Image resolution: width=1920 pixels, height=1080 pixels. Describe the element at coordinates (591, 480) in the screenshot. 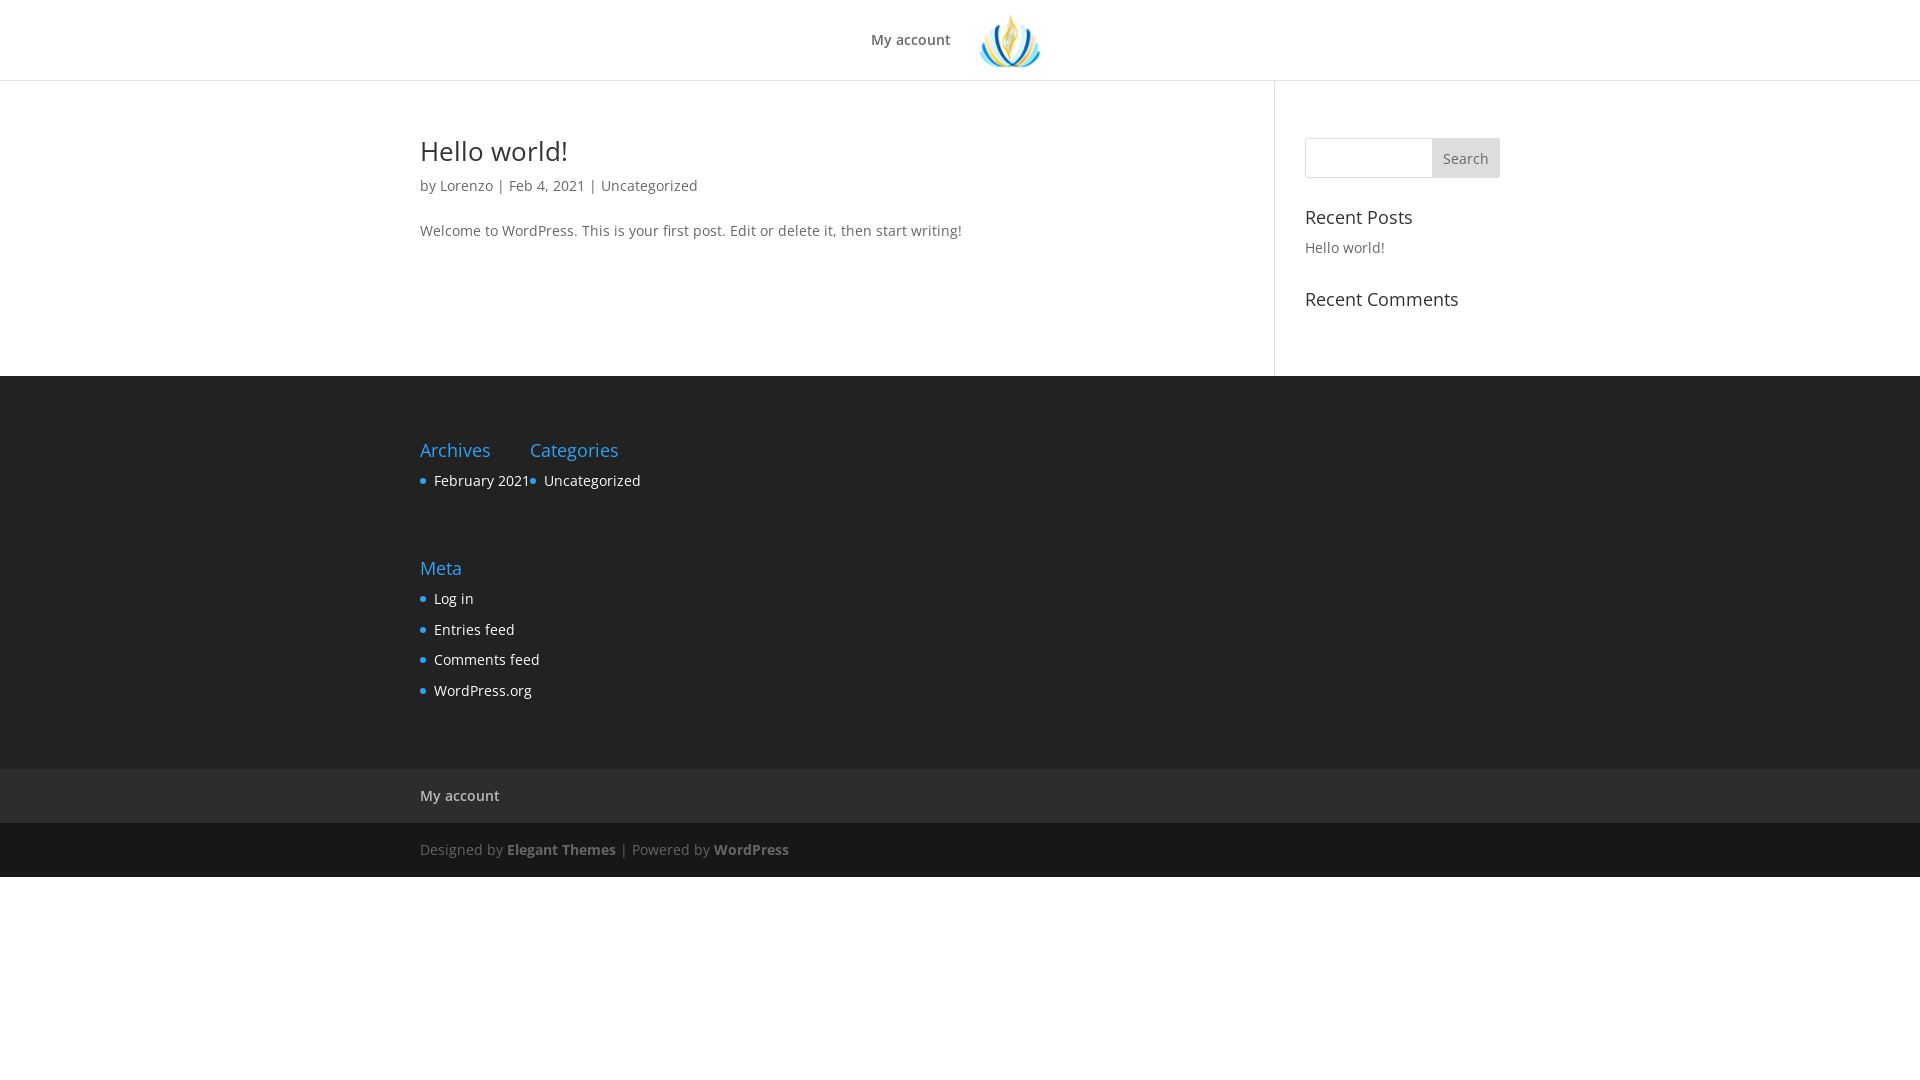

I see `'Uncategorized'` at that location.